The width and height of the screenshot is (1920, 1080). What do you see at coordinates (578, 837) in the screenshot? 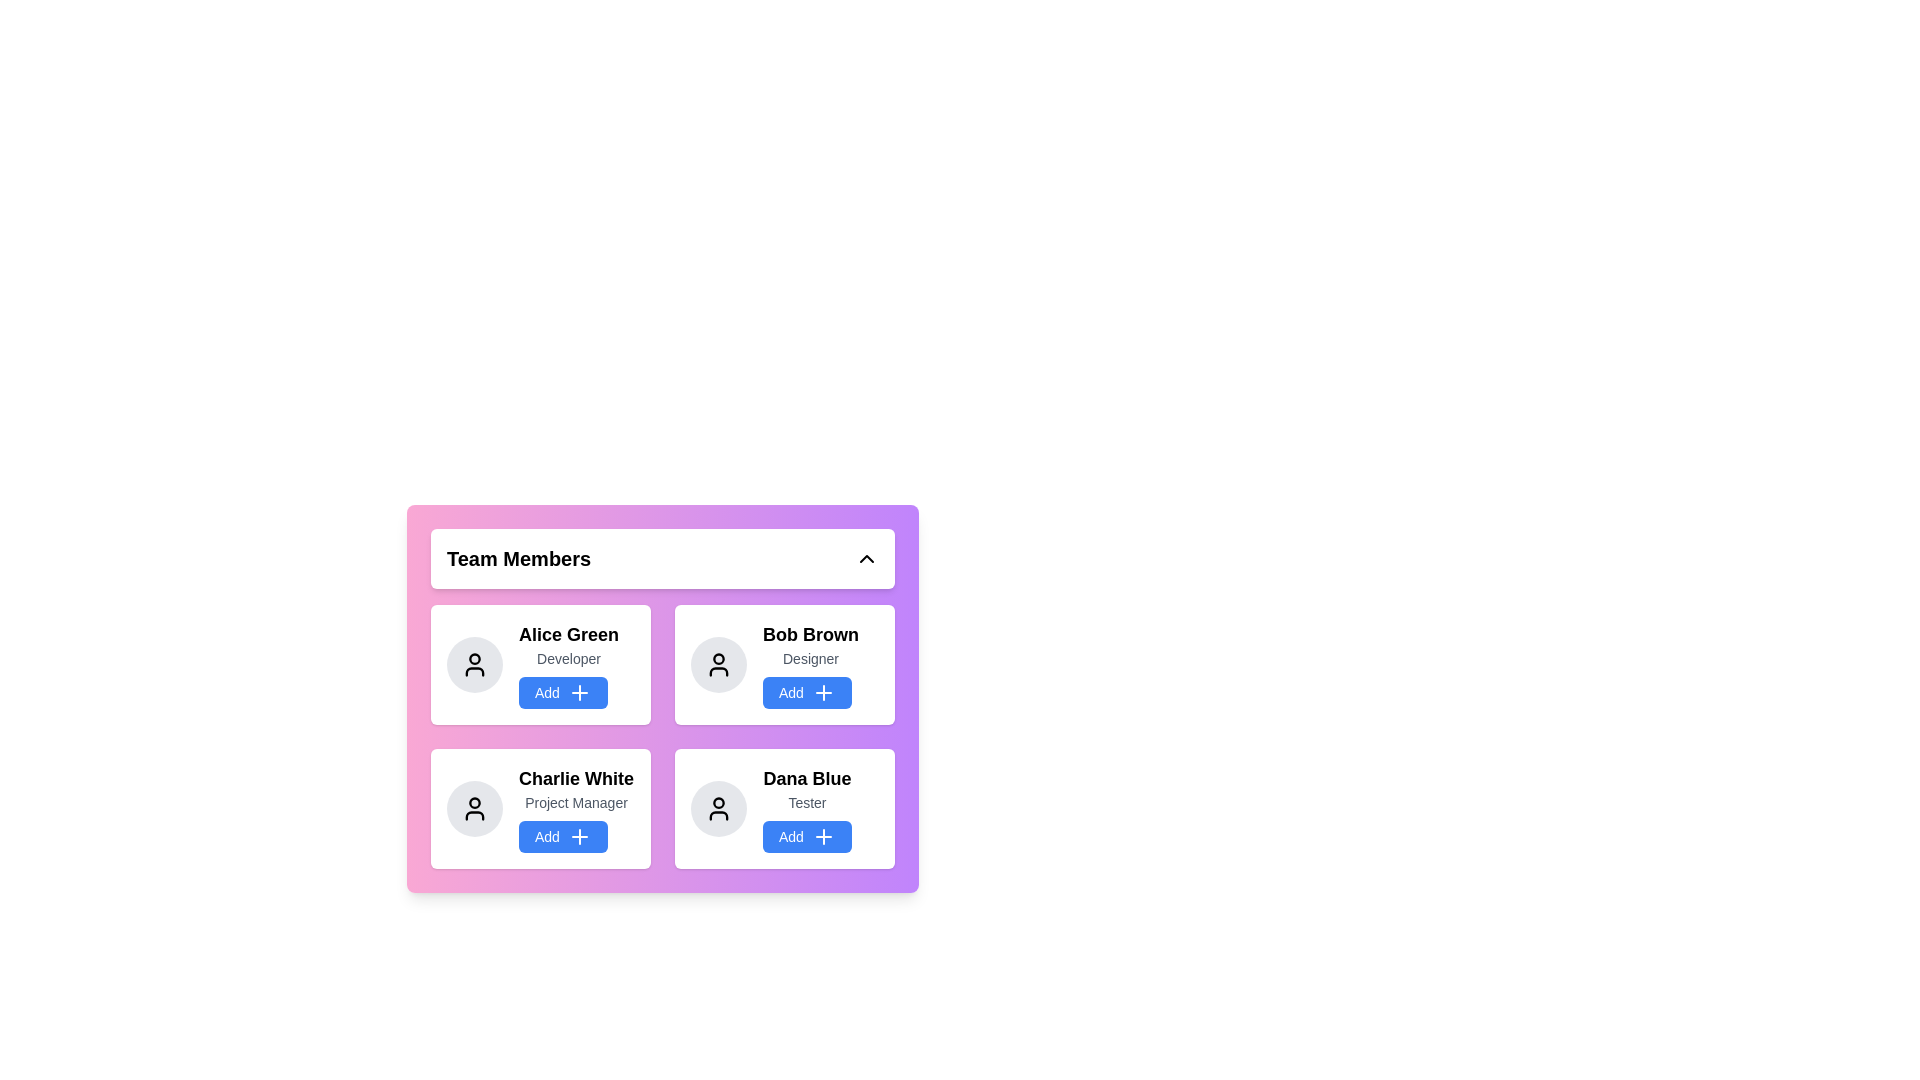
I see `the plus sign icon located at the far right of the 'Add' button on the card for 'Charlie White', the Project Manager, in the bottom-left corner of the grid` at bounding box center [578, 837].